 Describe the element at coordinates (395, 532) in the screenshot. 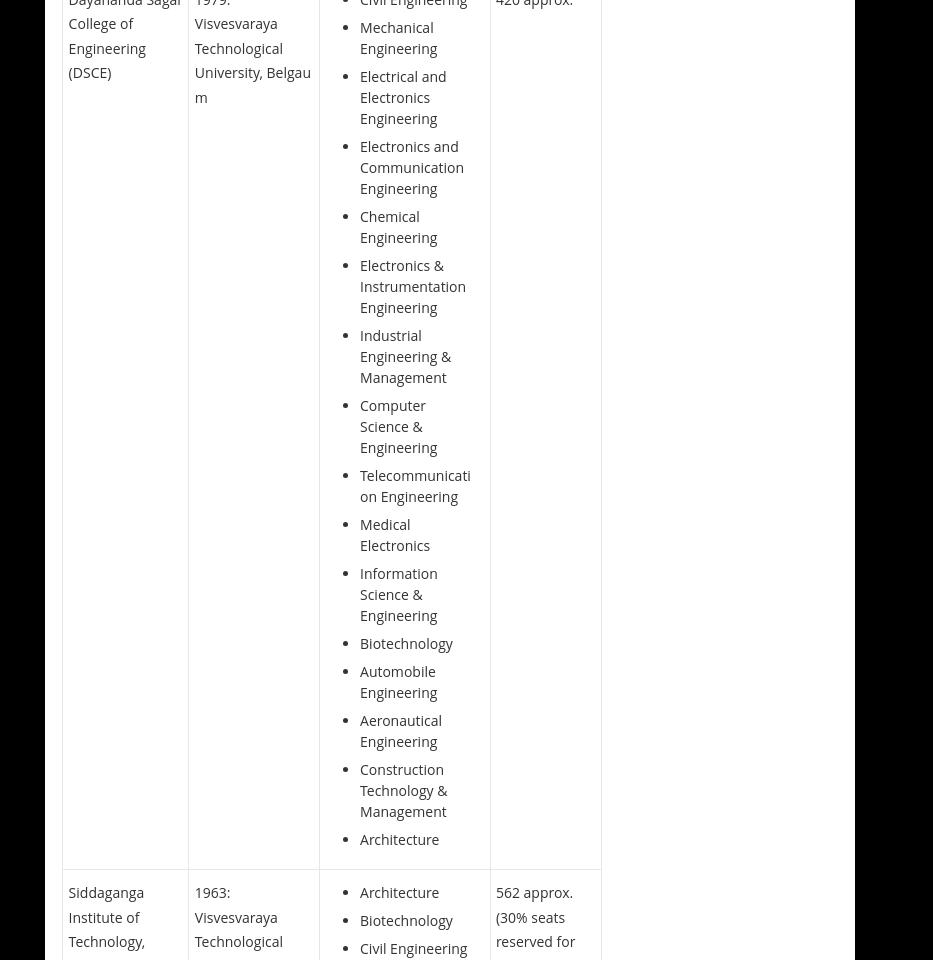

I see `'Medical Electronics'` at that location.